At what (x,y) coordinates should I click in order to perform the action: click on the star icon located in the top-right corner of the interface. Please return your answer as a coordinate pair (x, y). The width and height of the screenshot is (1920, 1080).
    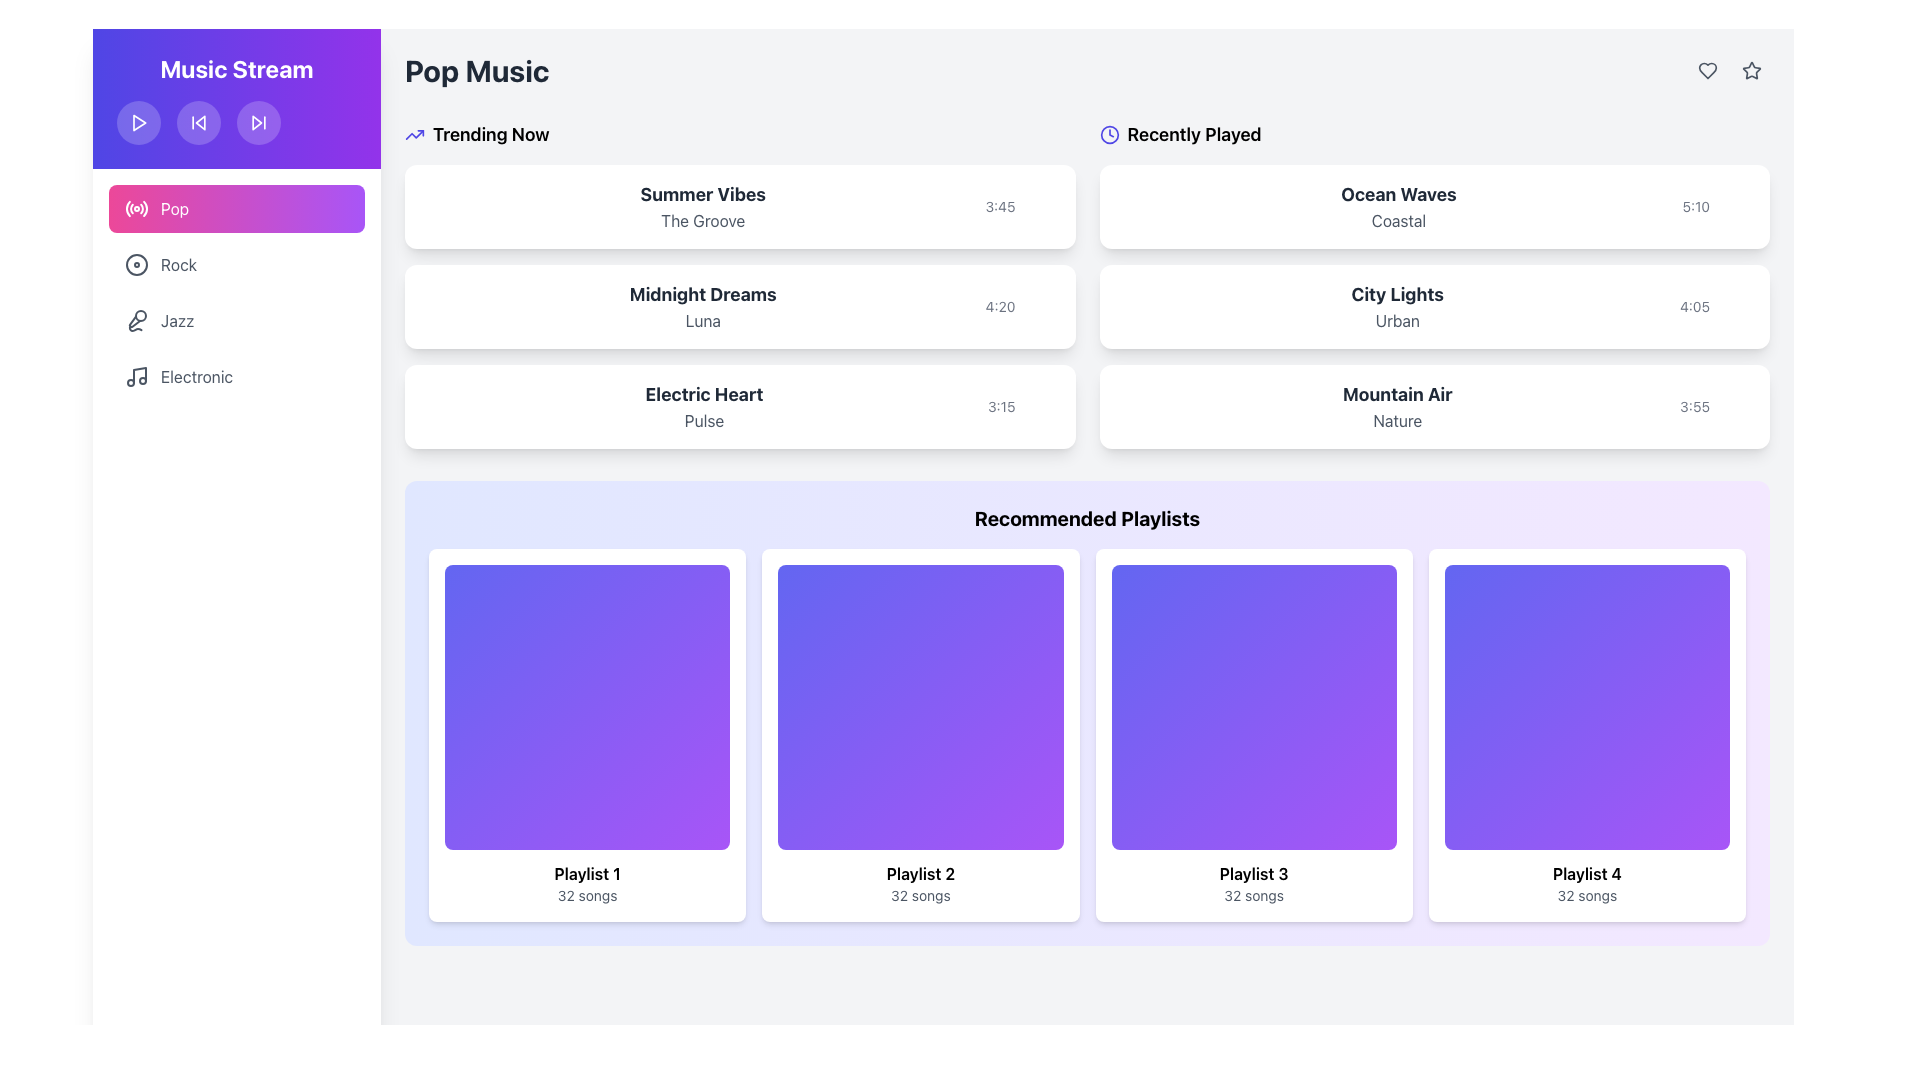
    Looking at the image, I should click on (1750, 68).